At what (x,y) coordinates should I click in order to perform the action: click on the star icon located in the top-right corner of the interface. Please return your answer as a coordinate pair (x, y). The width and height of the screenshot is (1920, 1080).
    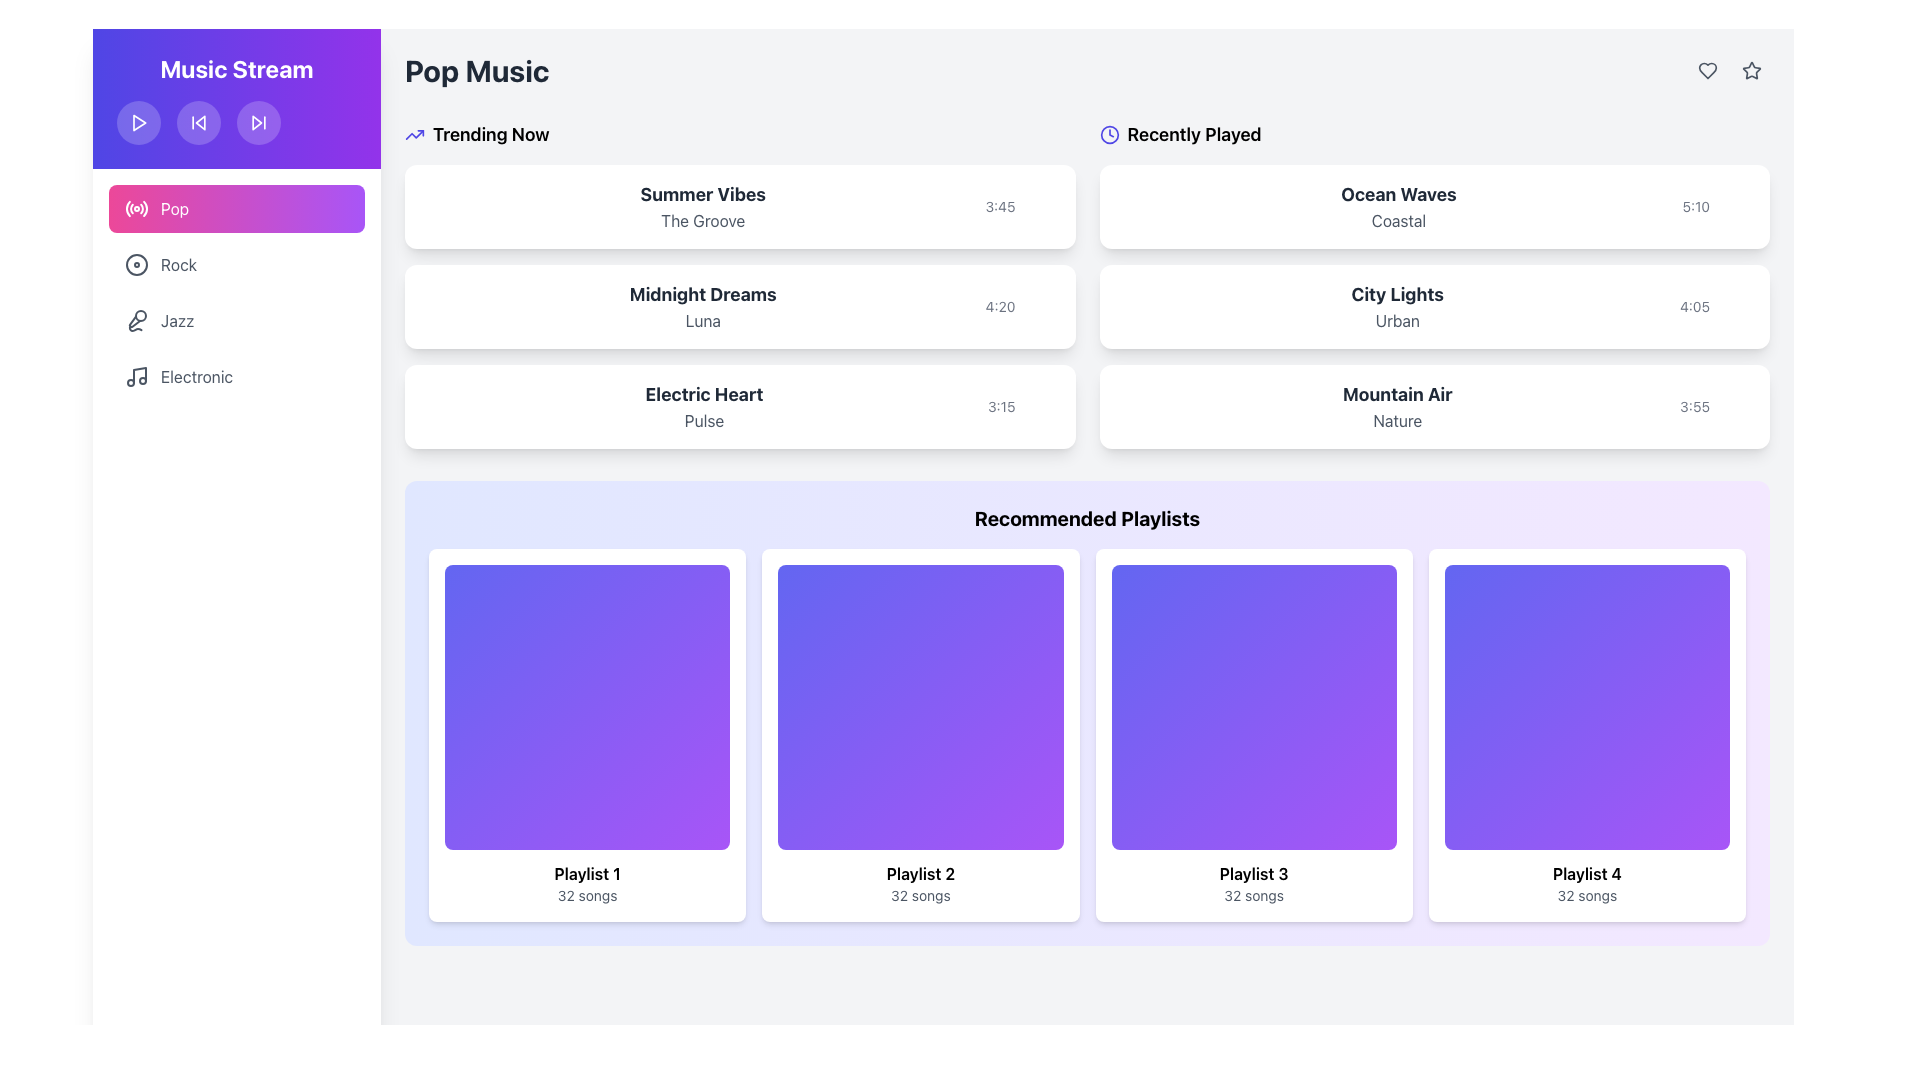
    Looking at the image, I should click on (1750, 68).